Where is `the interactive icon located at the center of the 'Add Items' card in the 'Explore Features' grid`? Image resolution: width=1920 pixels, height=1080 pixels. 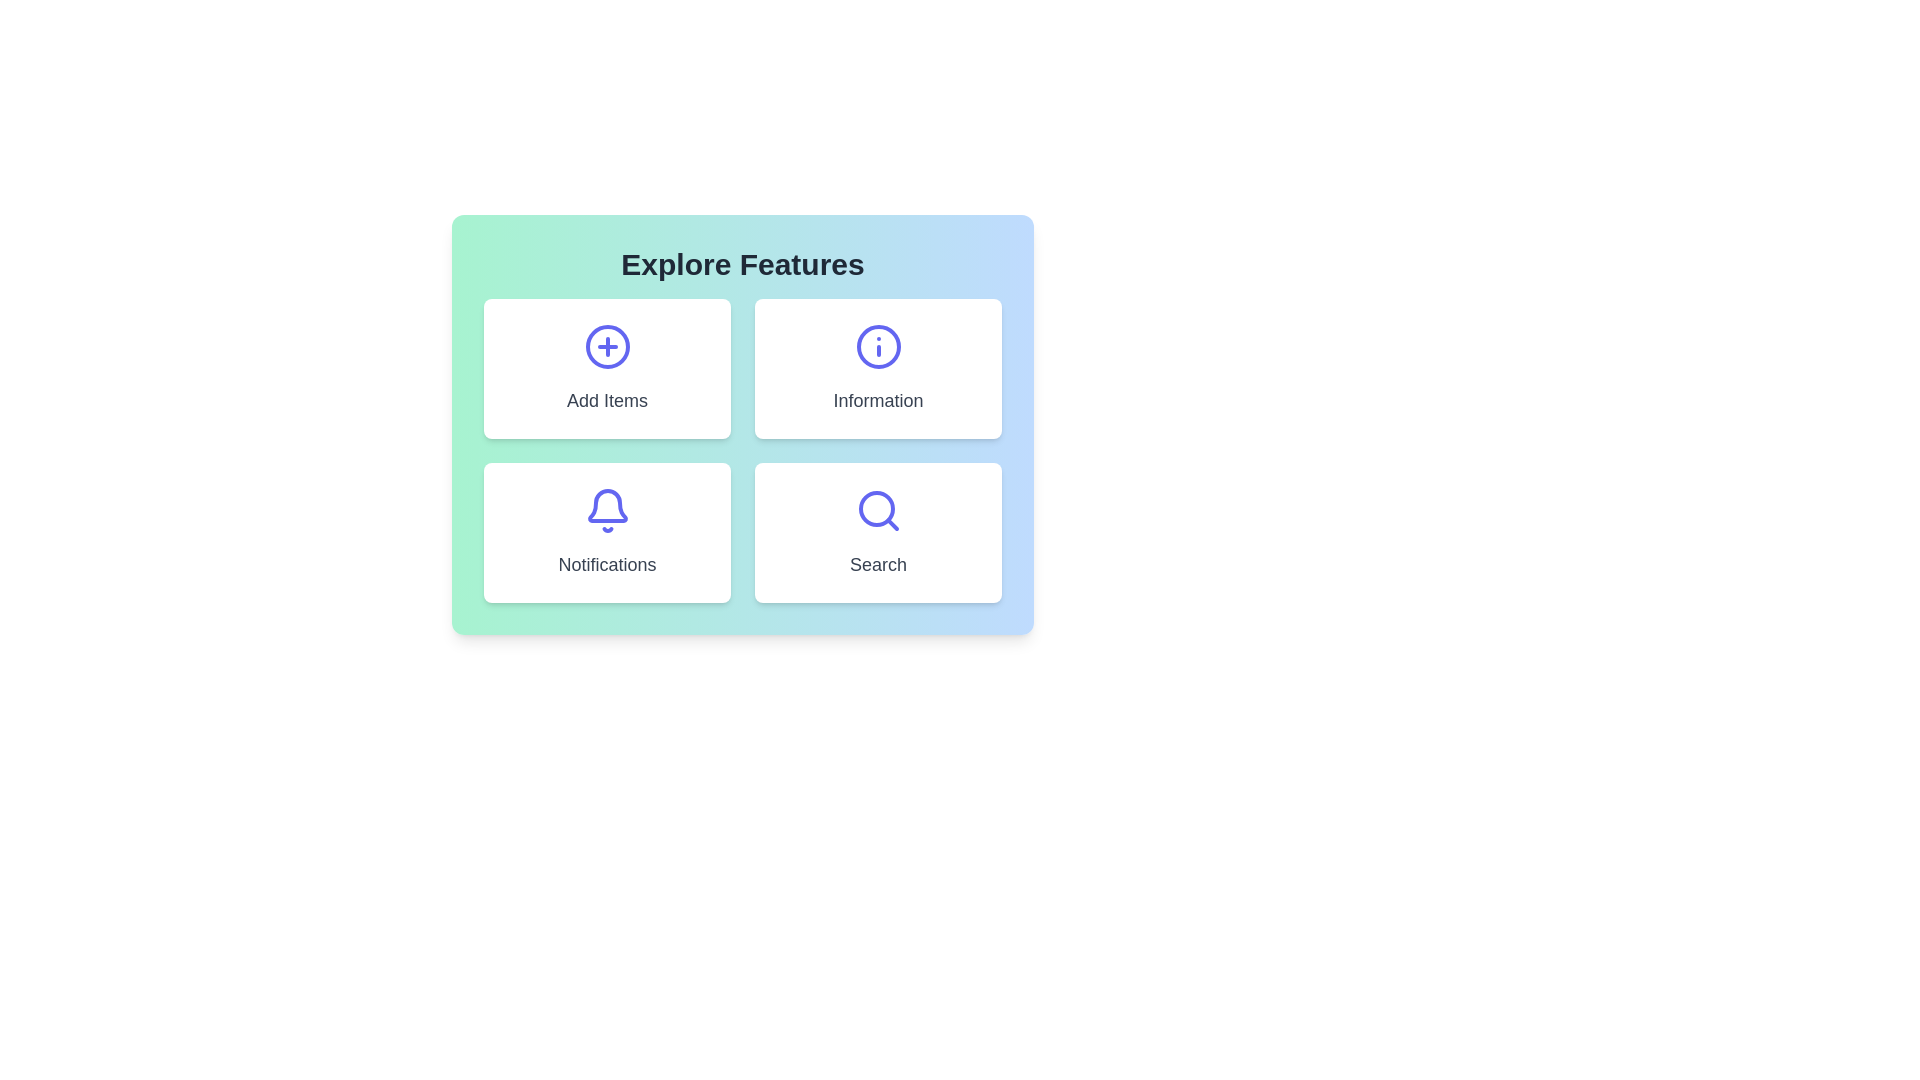
the interactive icon located at the center of the 'Add Items' card in the 'Explore Features' grid is located at coordinates (606, 346).